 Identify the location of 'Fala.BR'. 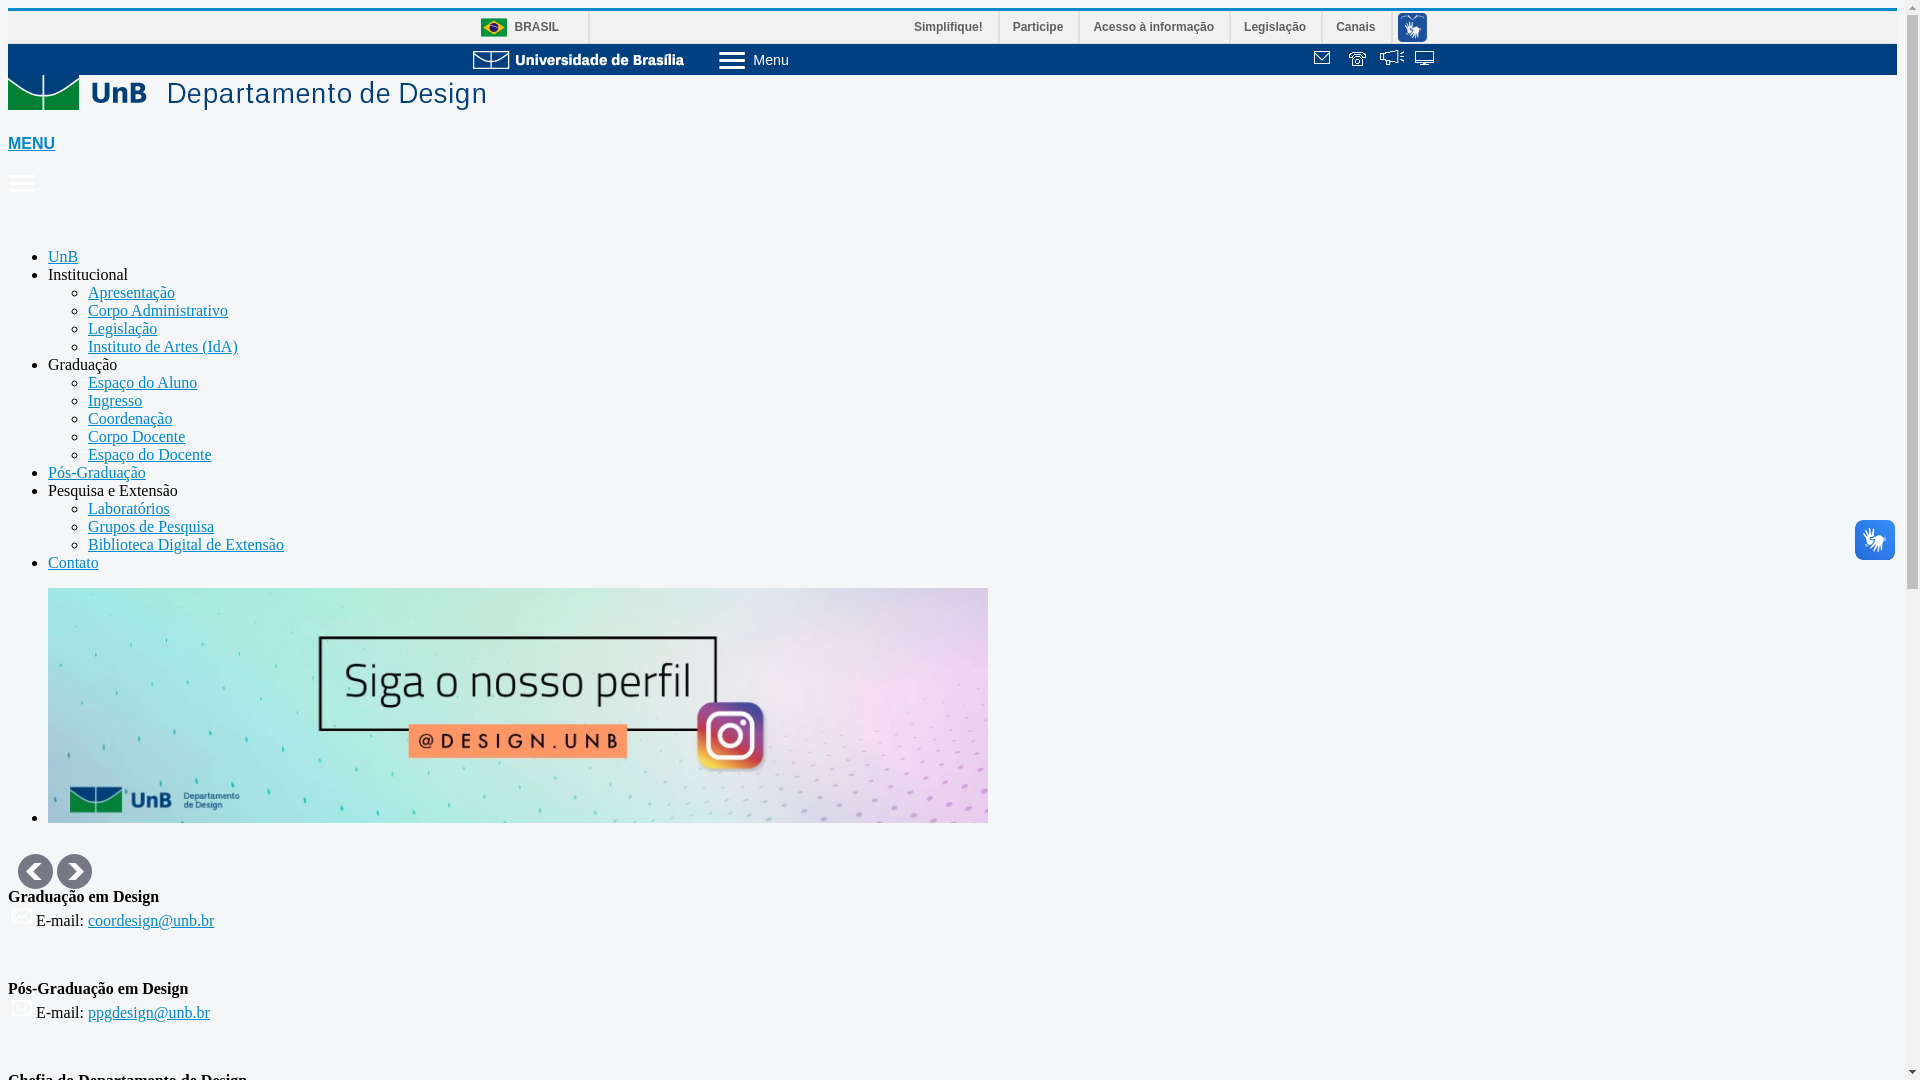
(1391, 59).